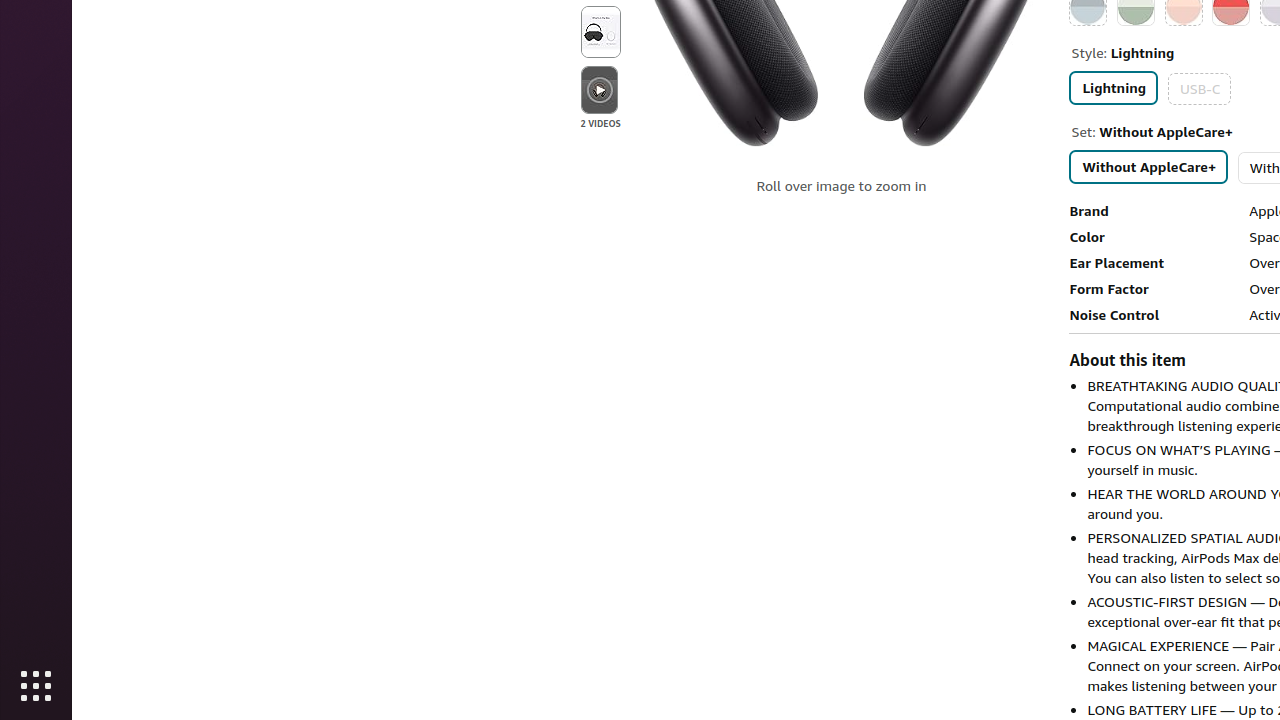  I want to click on 'Without AppleCare+', so click(1149, 165).